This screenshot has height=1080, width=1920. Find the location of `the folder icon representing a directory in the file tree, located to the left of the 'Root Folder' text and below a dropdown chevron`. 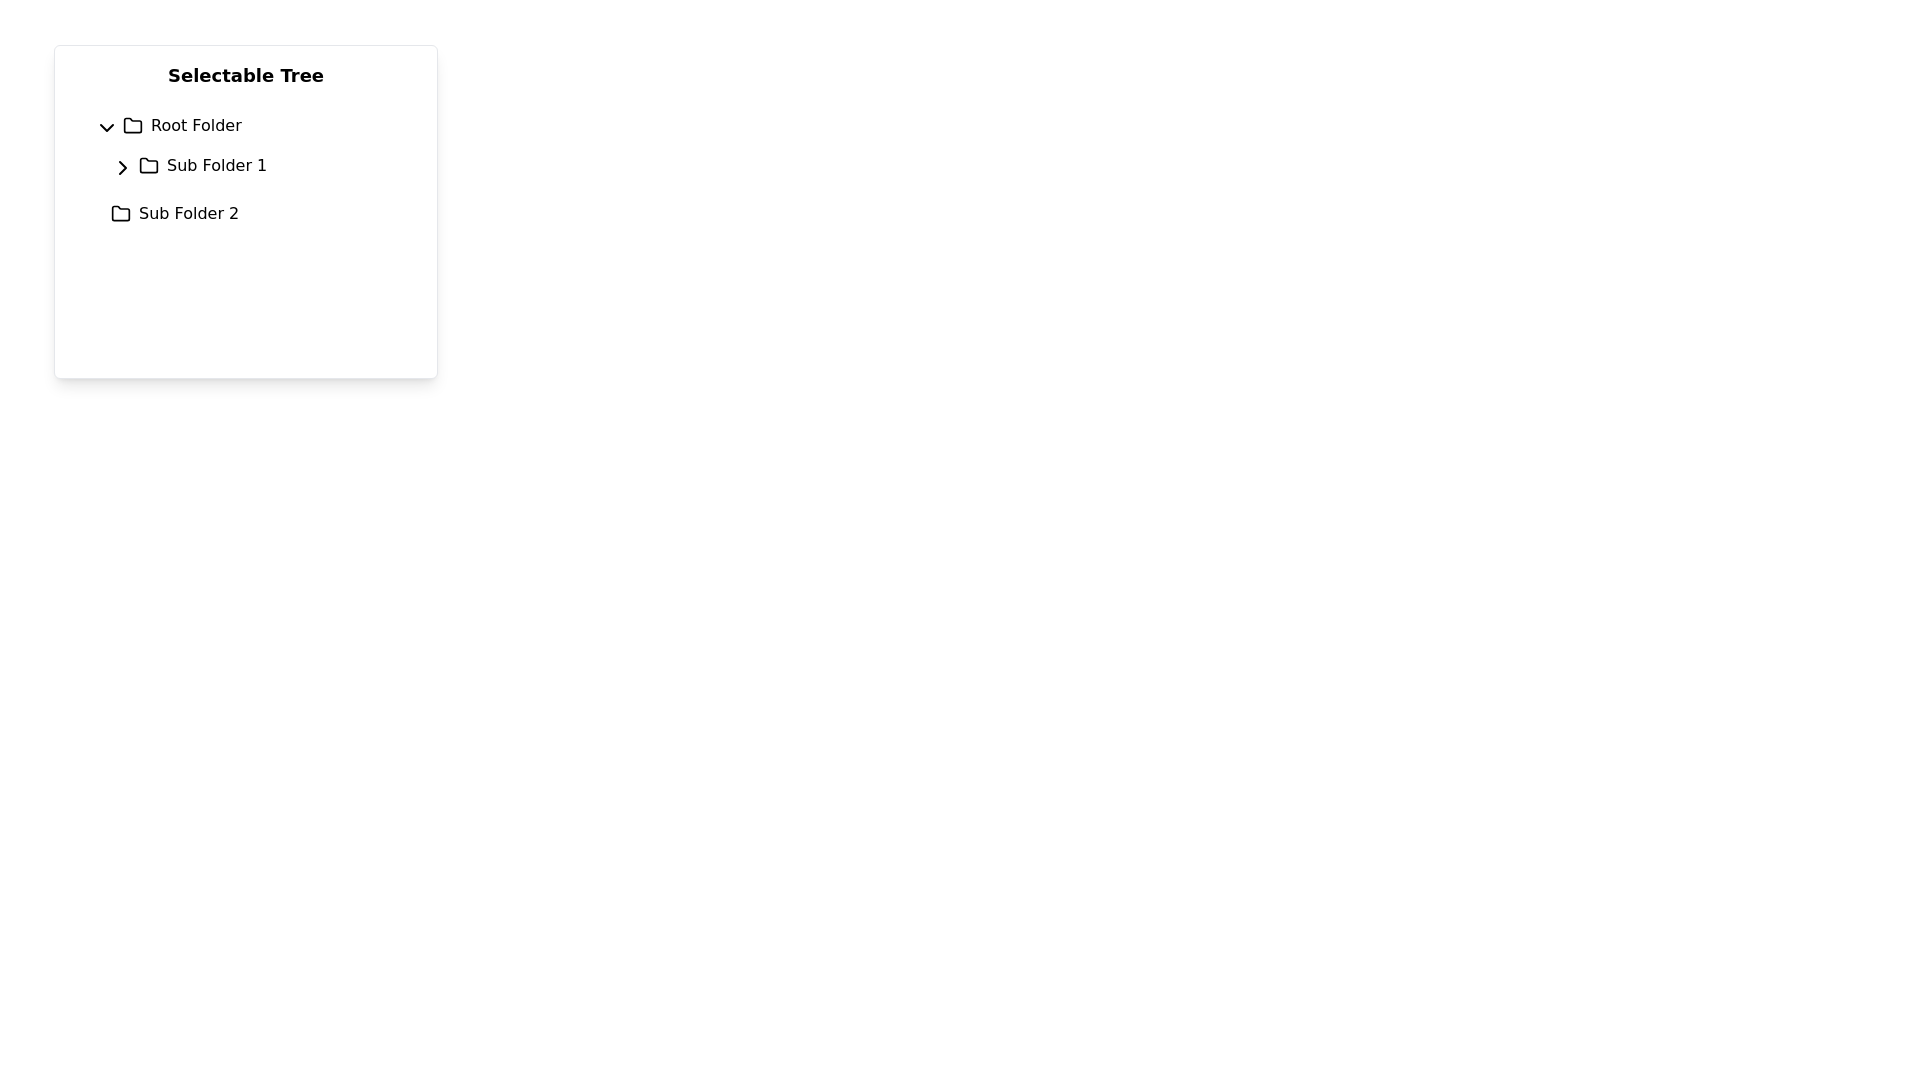

the folder icon representing a directory in the file tree, located to the left of the 'Root Folder' text and below a dropdown chevron is located at coordinates (132, 126).